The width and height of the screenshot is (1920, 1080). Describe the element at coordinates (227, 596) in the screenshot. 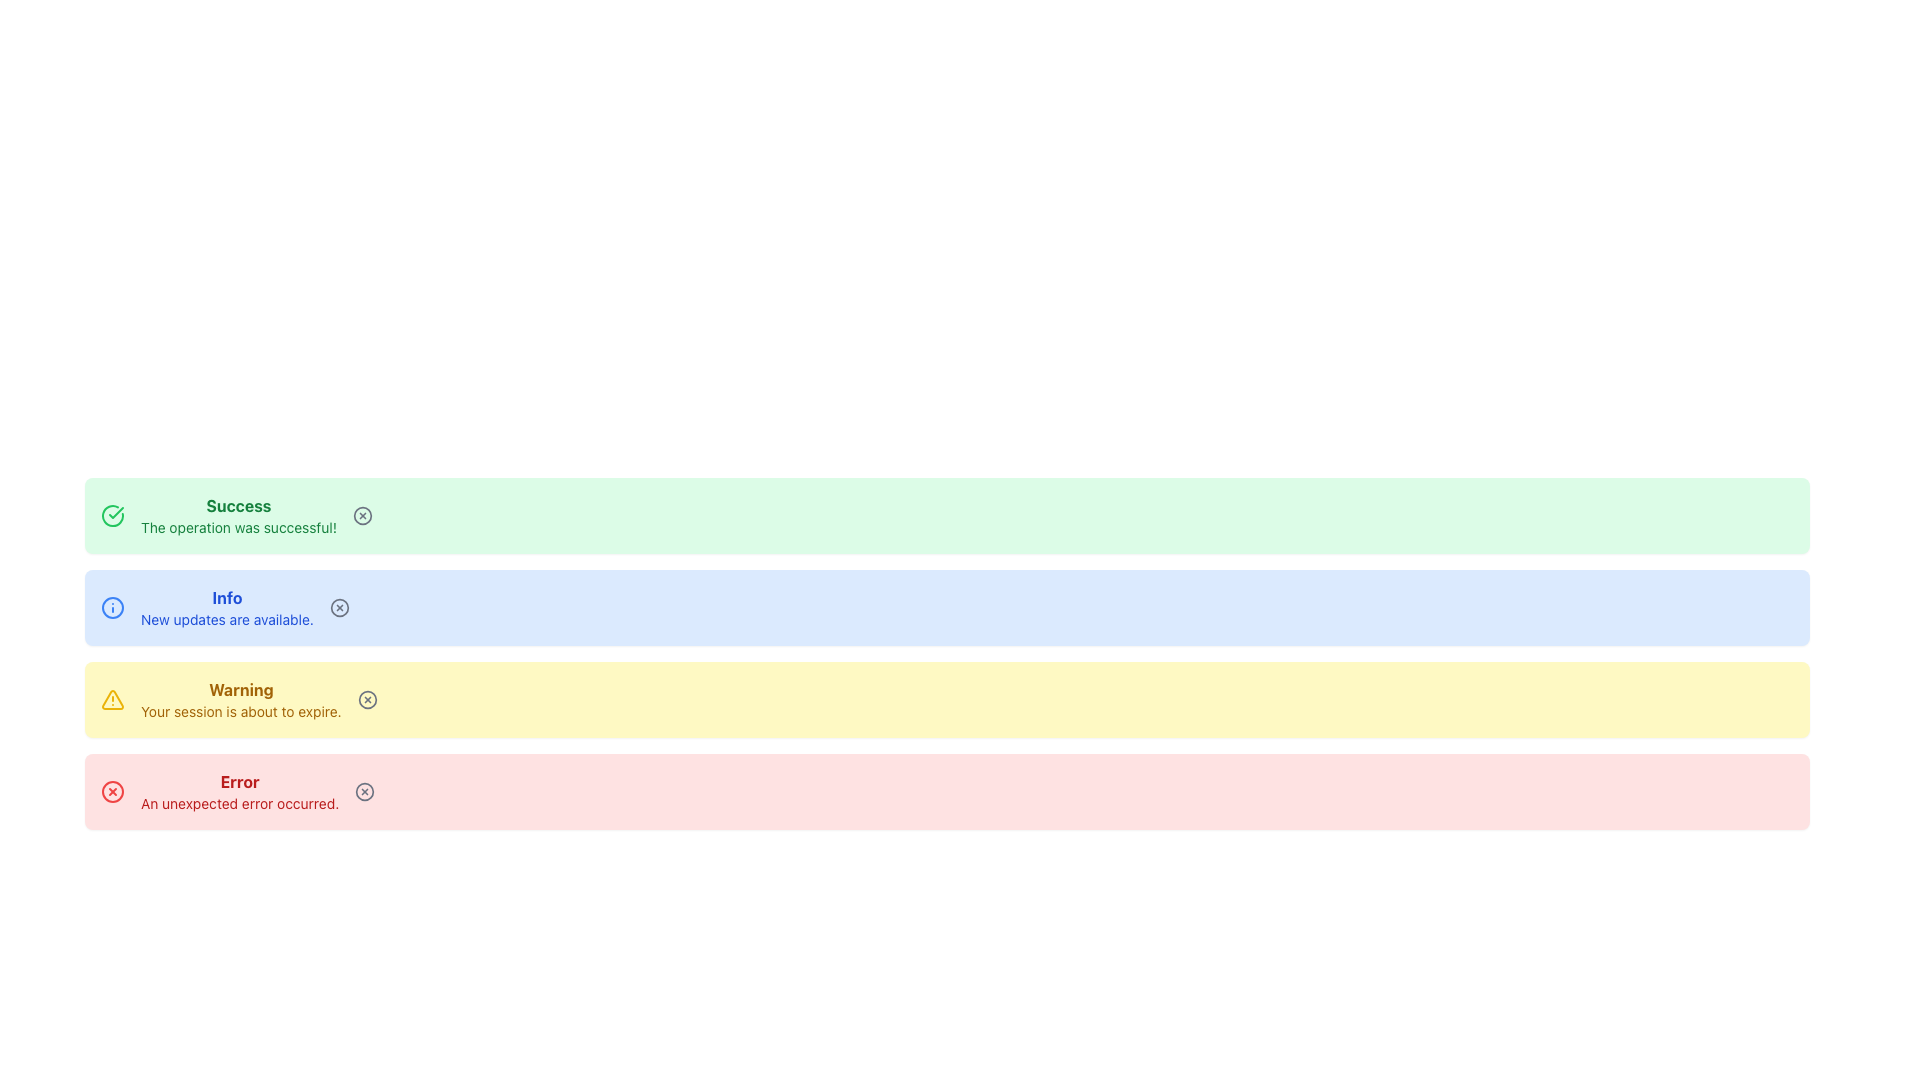

I see `the bold text label displaying the word 'Info' for accessibility purposes, located in the center of a light blue alert box above the text 'New updates are available.'` at that location.